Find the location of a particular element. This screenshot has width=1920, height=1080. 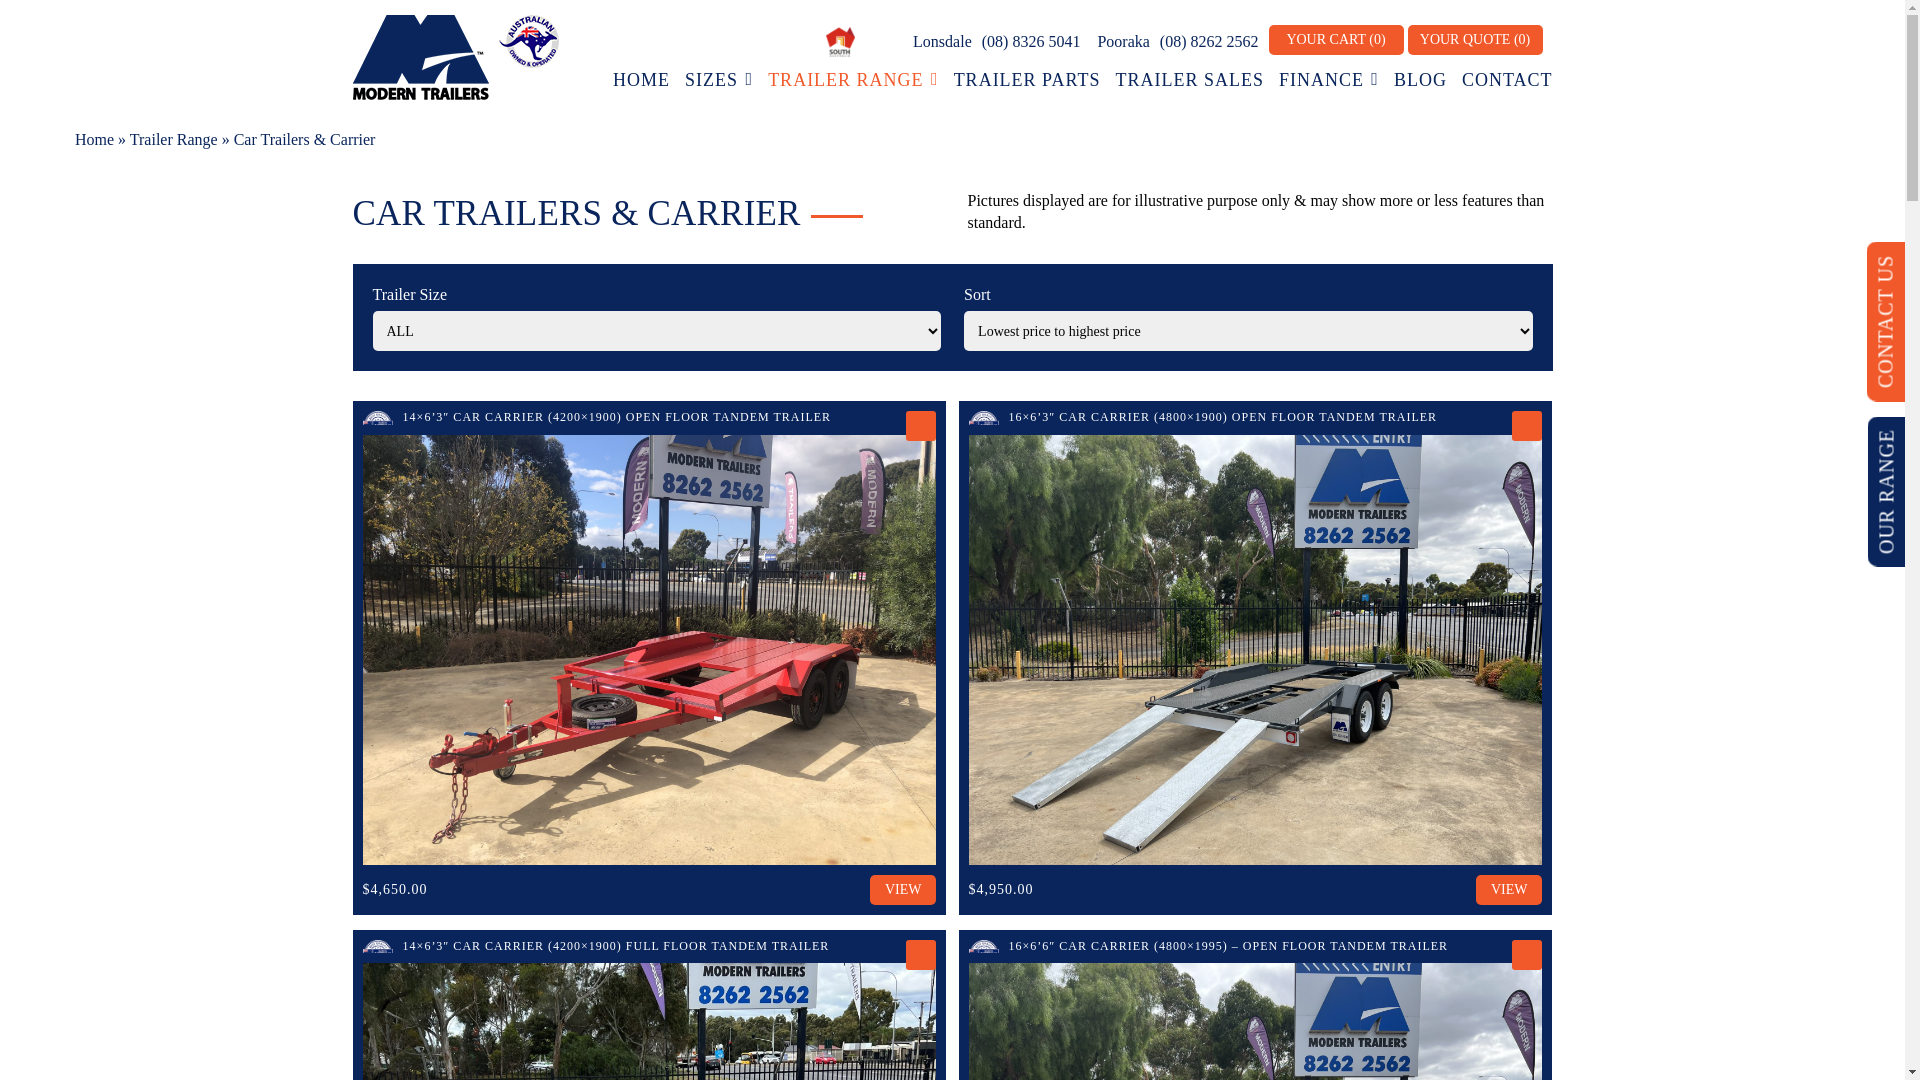

'(08) 8326 5041' is located at coordinates (1031, 41).